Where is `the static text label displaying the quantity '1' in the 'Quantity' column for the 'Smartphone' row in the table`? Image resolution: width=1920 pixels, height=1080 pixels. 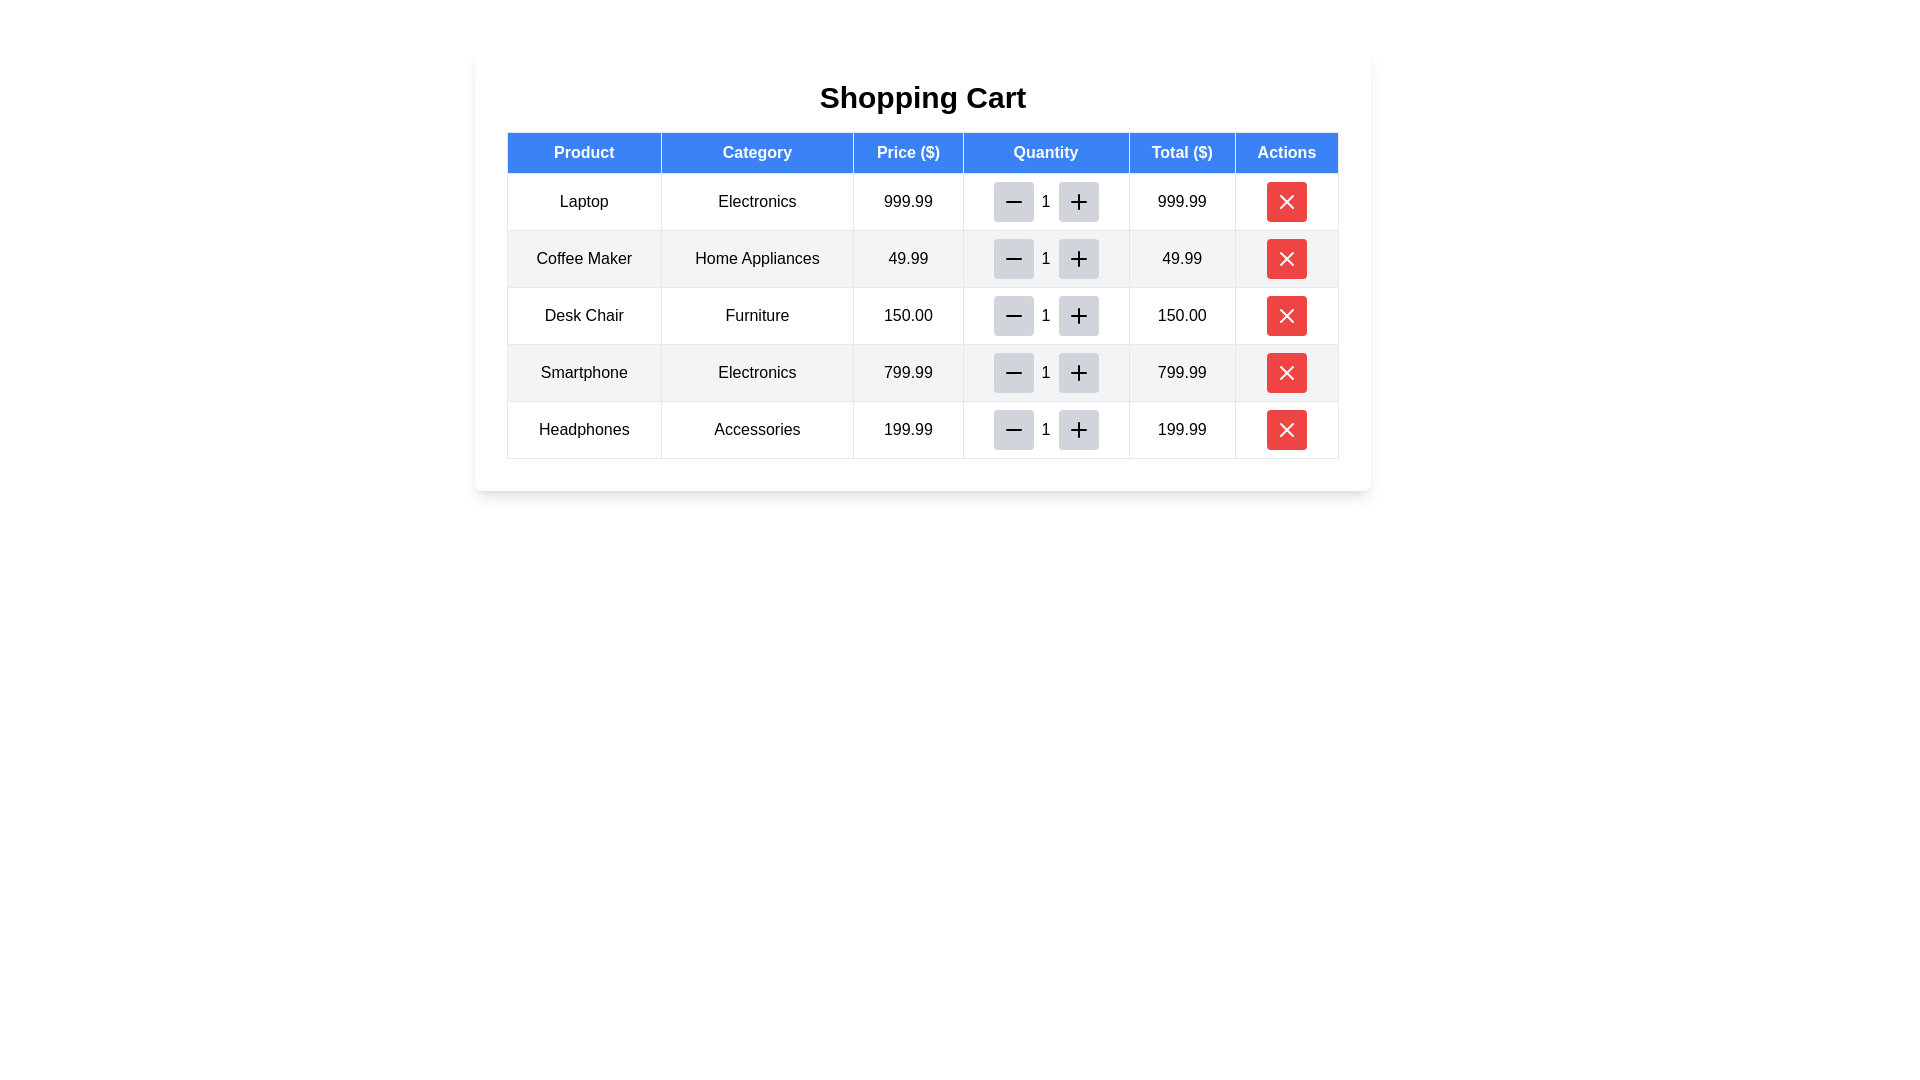
the static text label displaying the quantity '1' in the 'Quantity' column for the 'Smartphone' row in the table is located at coordinates (1045, 373).